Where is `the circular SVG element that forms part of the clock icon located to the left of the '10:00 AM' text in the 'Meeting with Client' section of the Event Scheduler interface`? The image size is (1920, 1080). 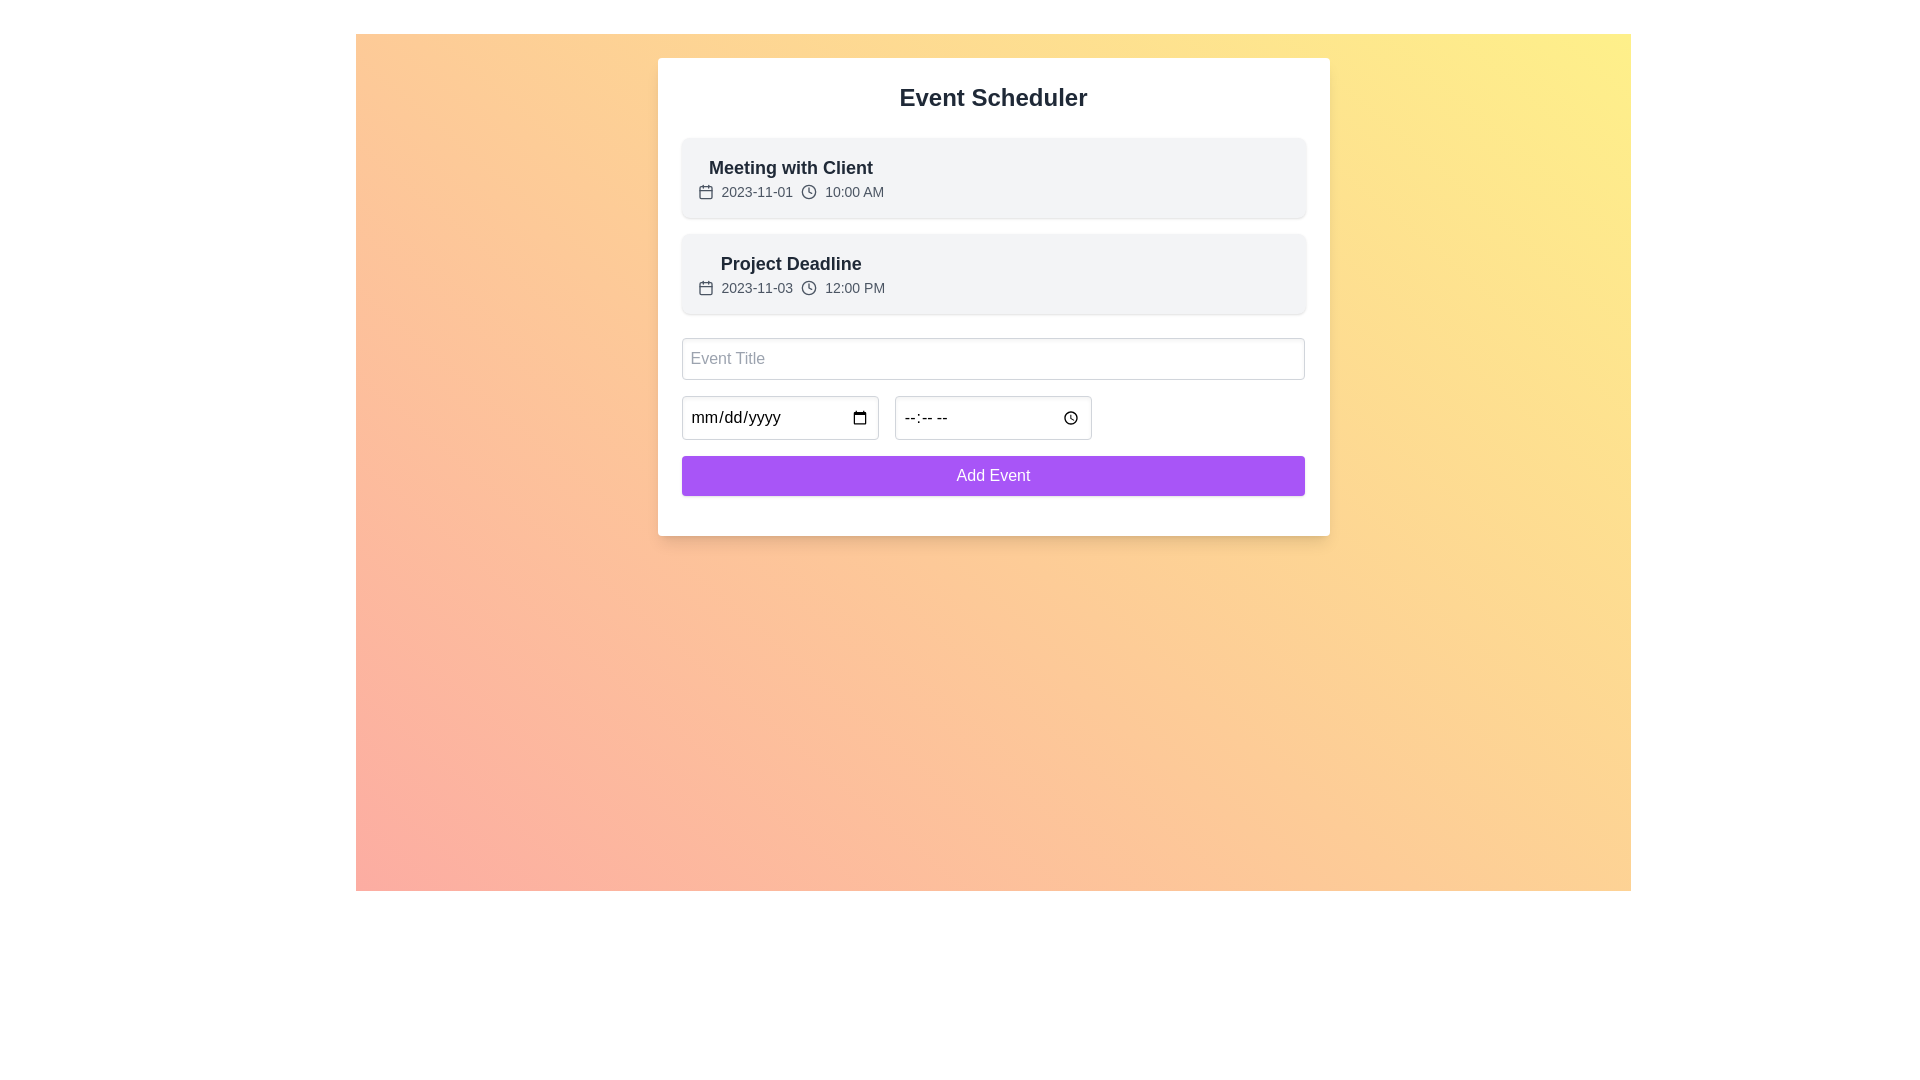
the circular SVG element that forms part of the clock icon located to the left of the '10:00 AM' text in the 'Meeting with Client' section of the Event Scheduler interface is located at coordinates (809, 192).